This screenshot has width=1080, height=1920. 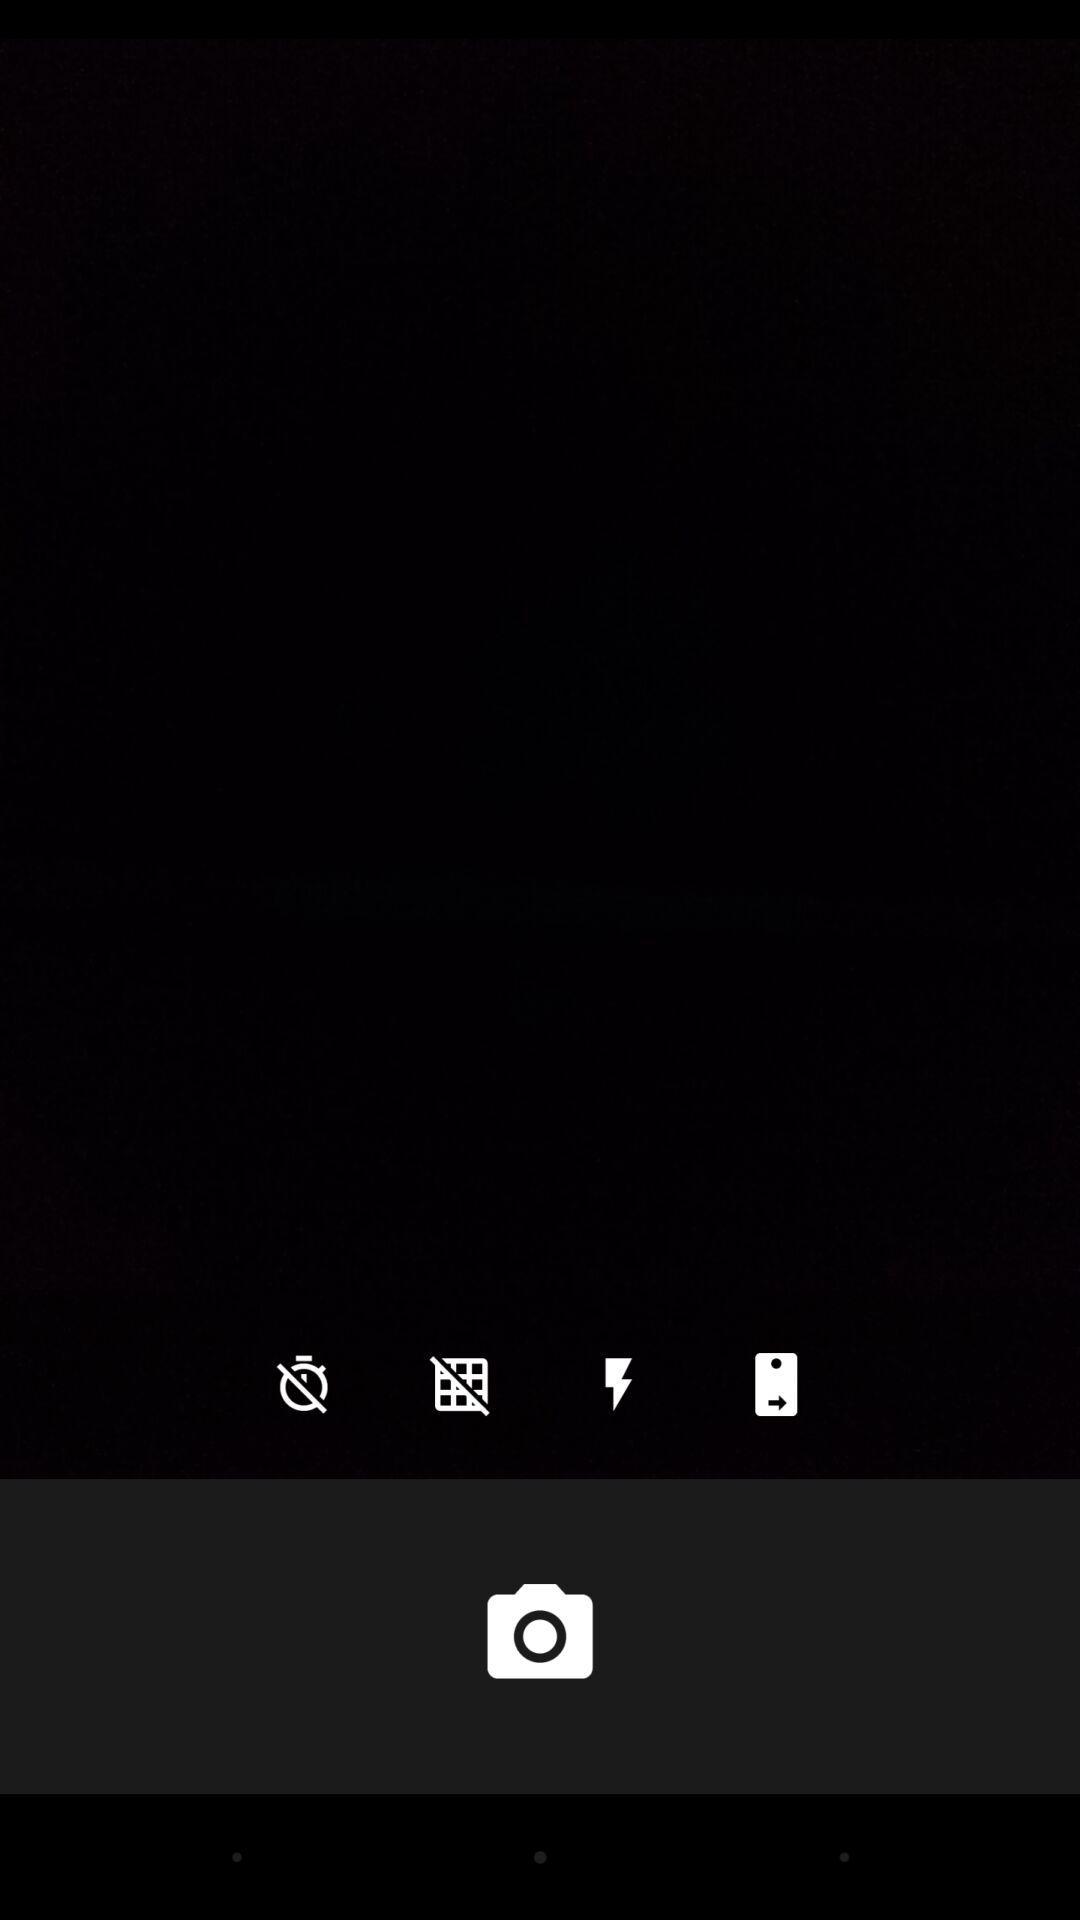 I want to click on the flash icon, so click(x=617, y=1383).